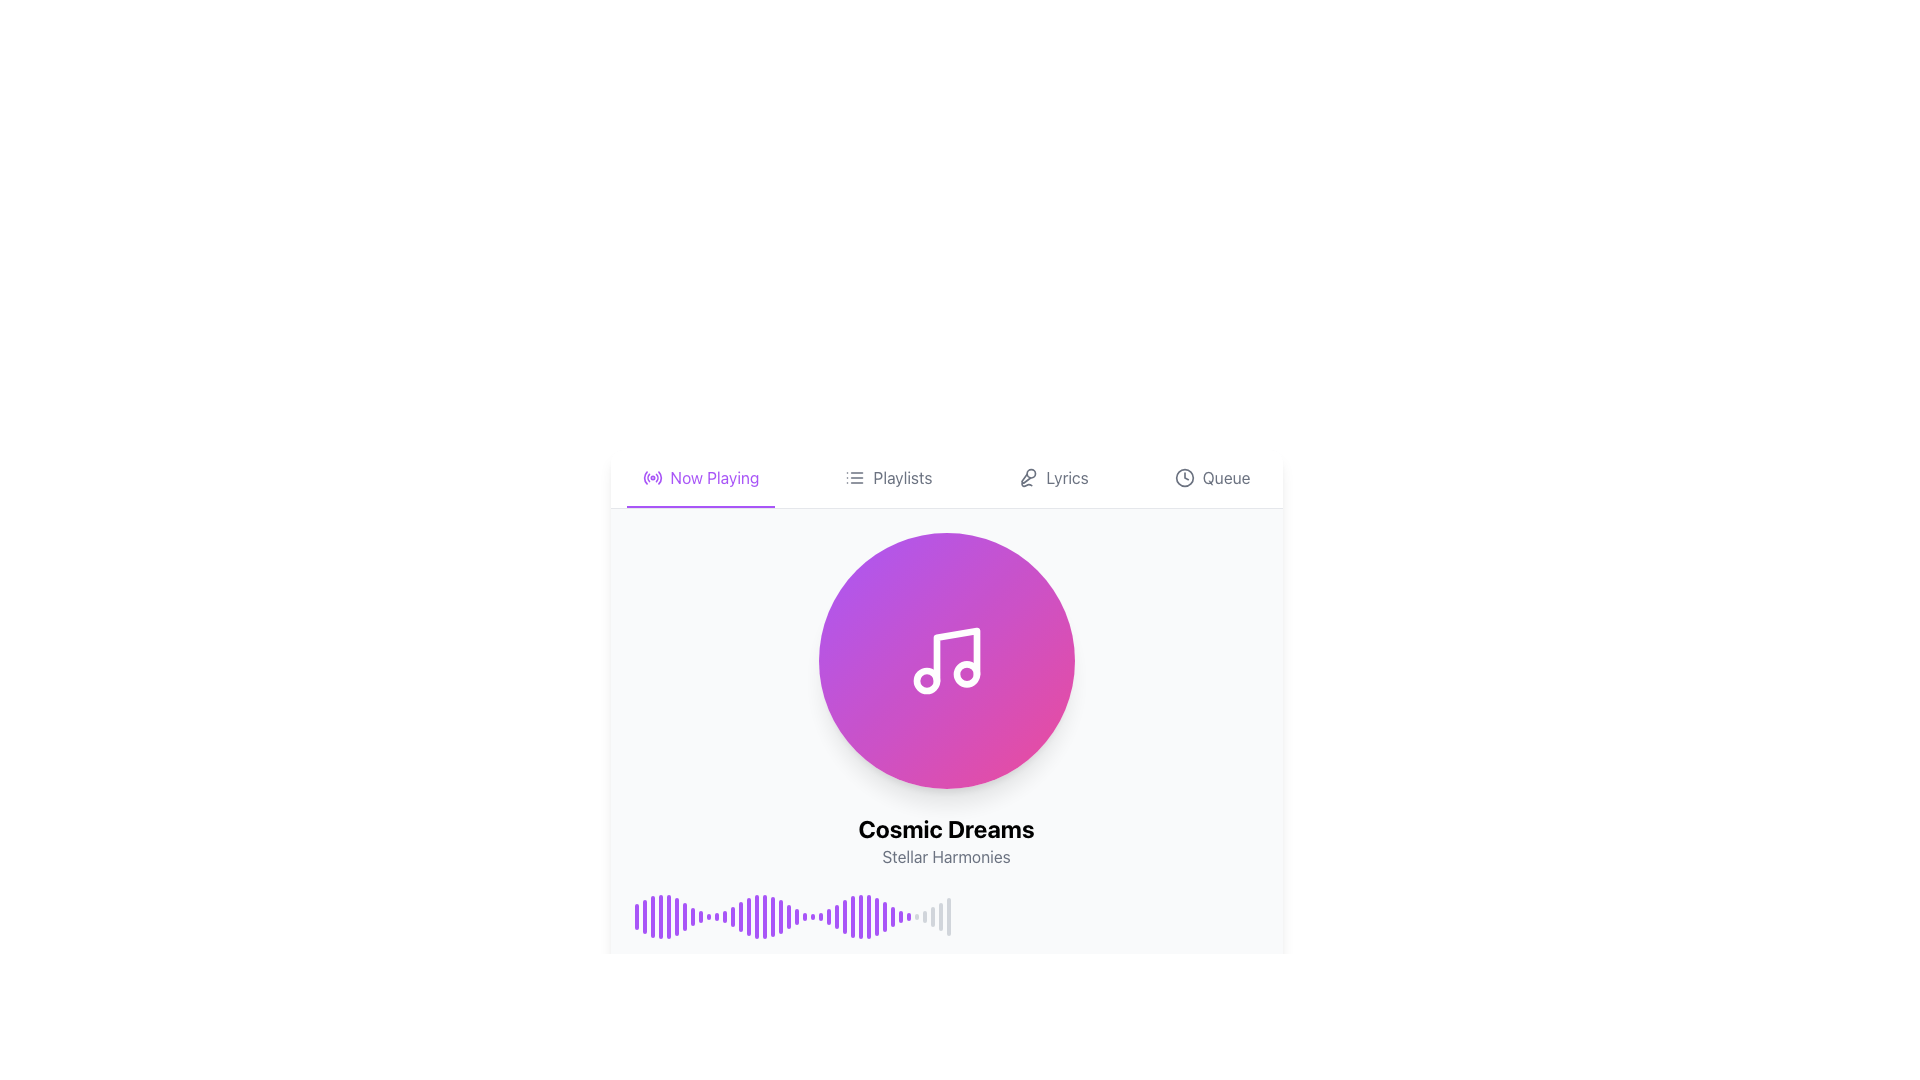 This screenshot has width=1920, height=1080. Describe the element at coordinates (676, 917) in the screenshot. I see `the sixth vertical bar of the waveform representation, which is filled with a vibrant purple color and located below the album artwork and song title` at that location.